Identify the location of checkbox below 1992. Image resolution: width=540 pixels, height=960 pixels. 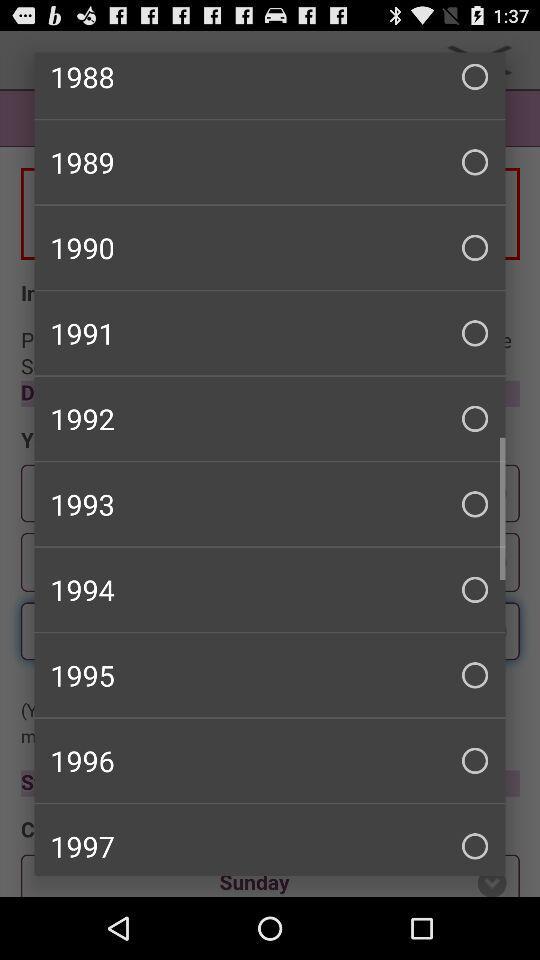
(270, 503).